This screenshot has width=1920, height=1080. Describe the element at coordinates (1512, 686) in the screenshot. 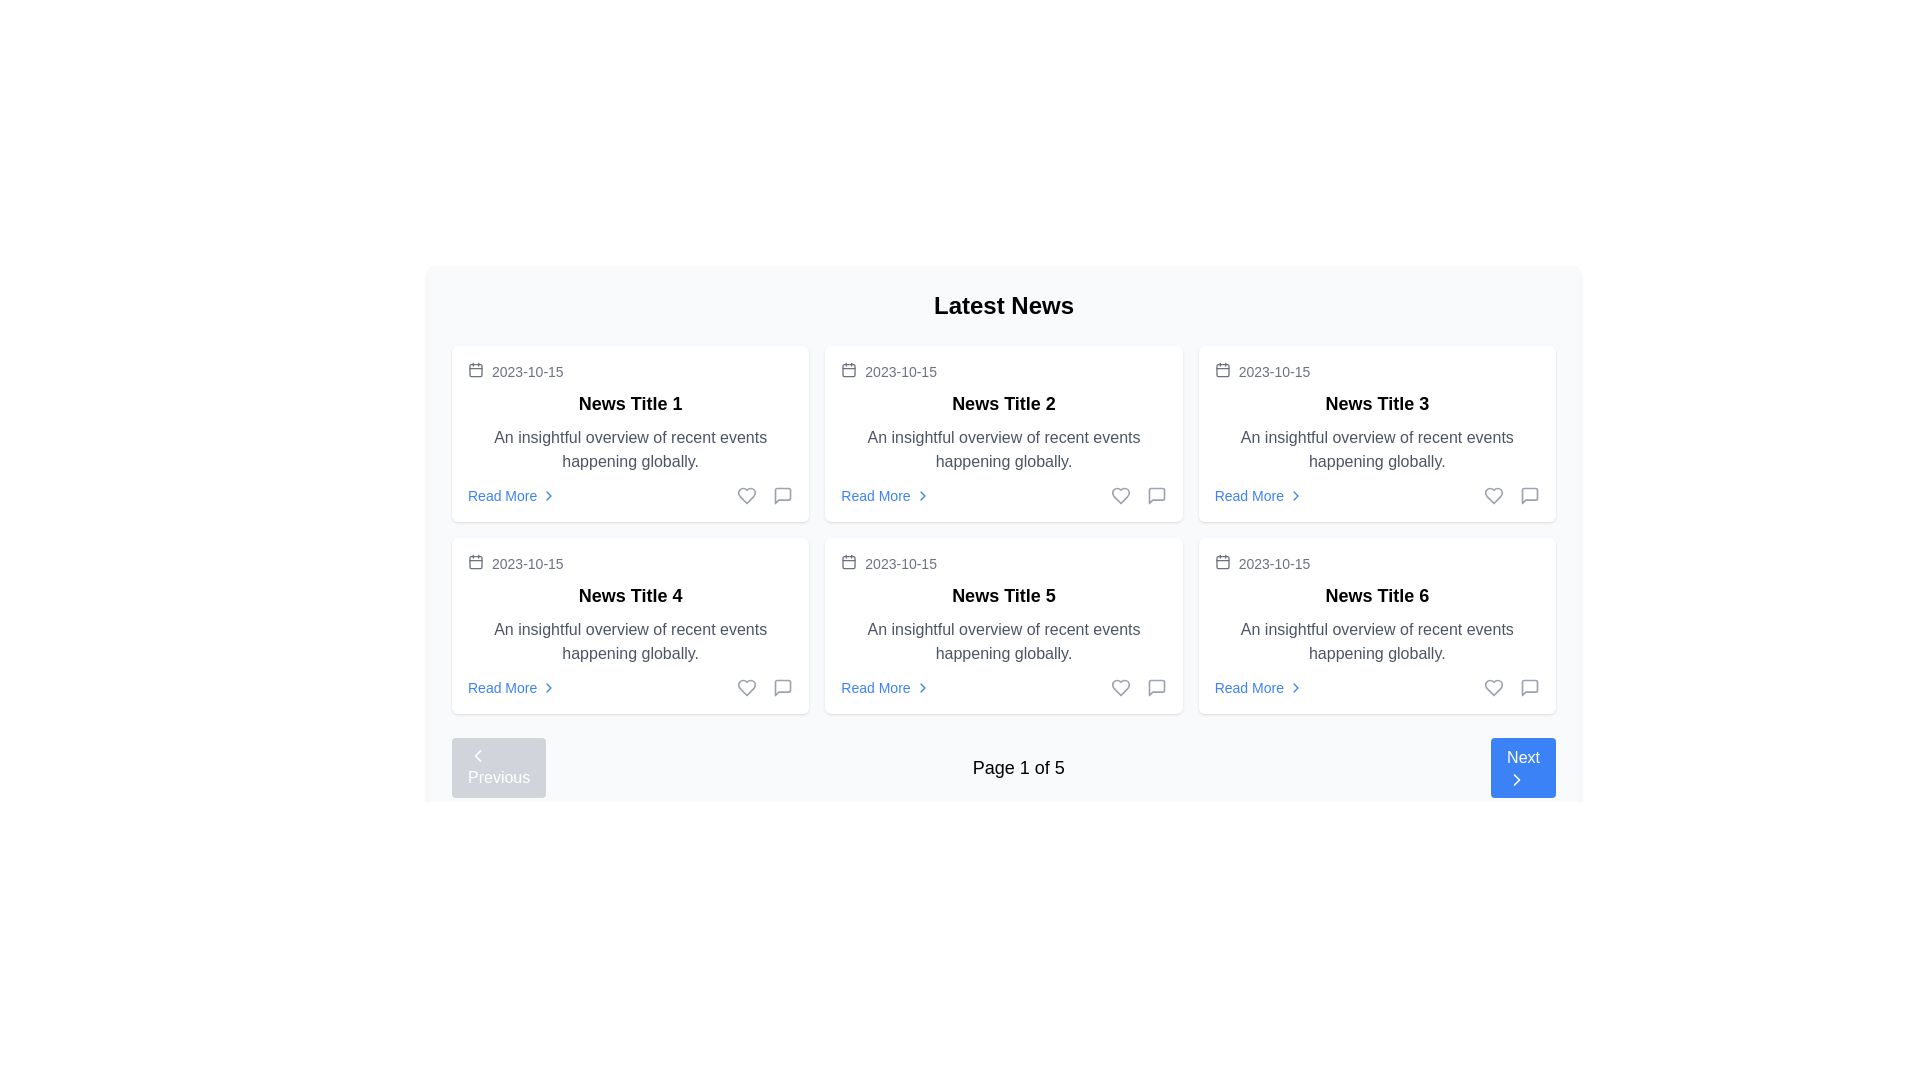

I see `the composite icon button group at the bottom-right section of the 'News Title 6' card in the 'Latest News' list to trigger additional effects` at that location.